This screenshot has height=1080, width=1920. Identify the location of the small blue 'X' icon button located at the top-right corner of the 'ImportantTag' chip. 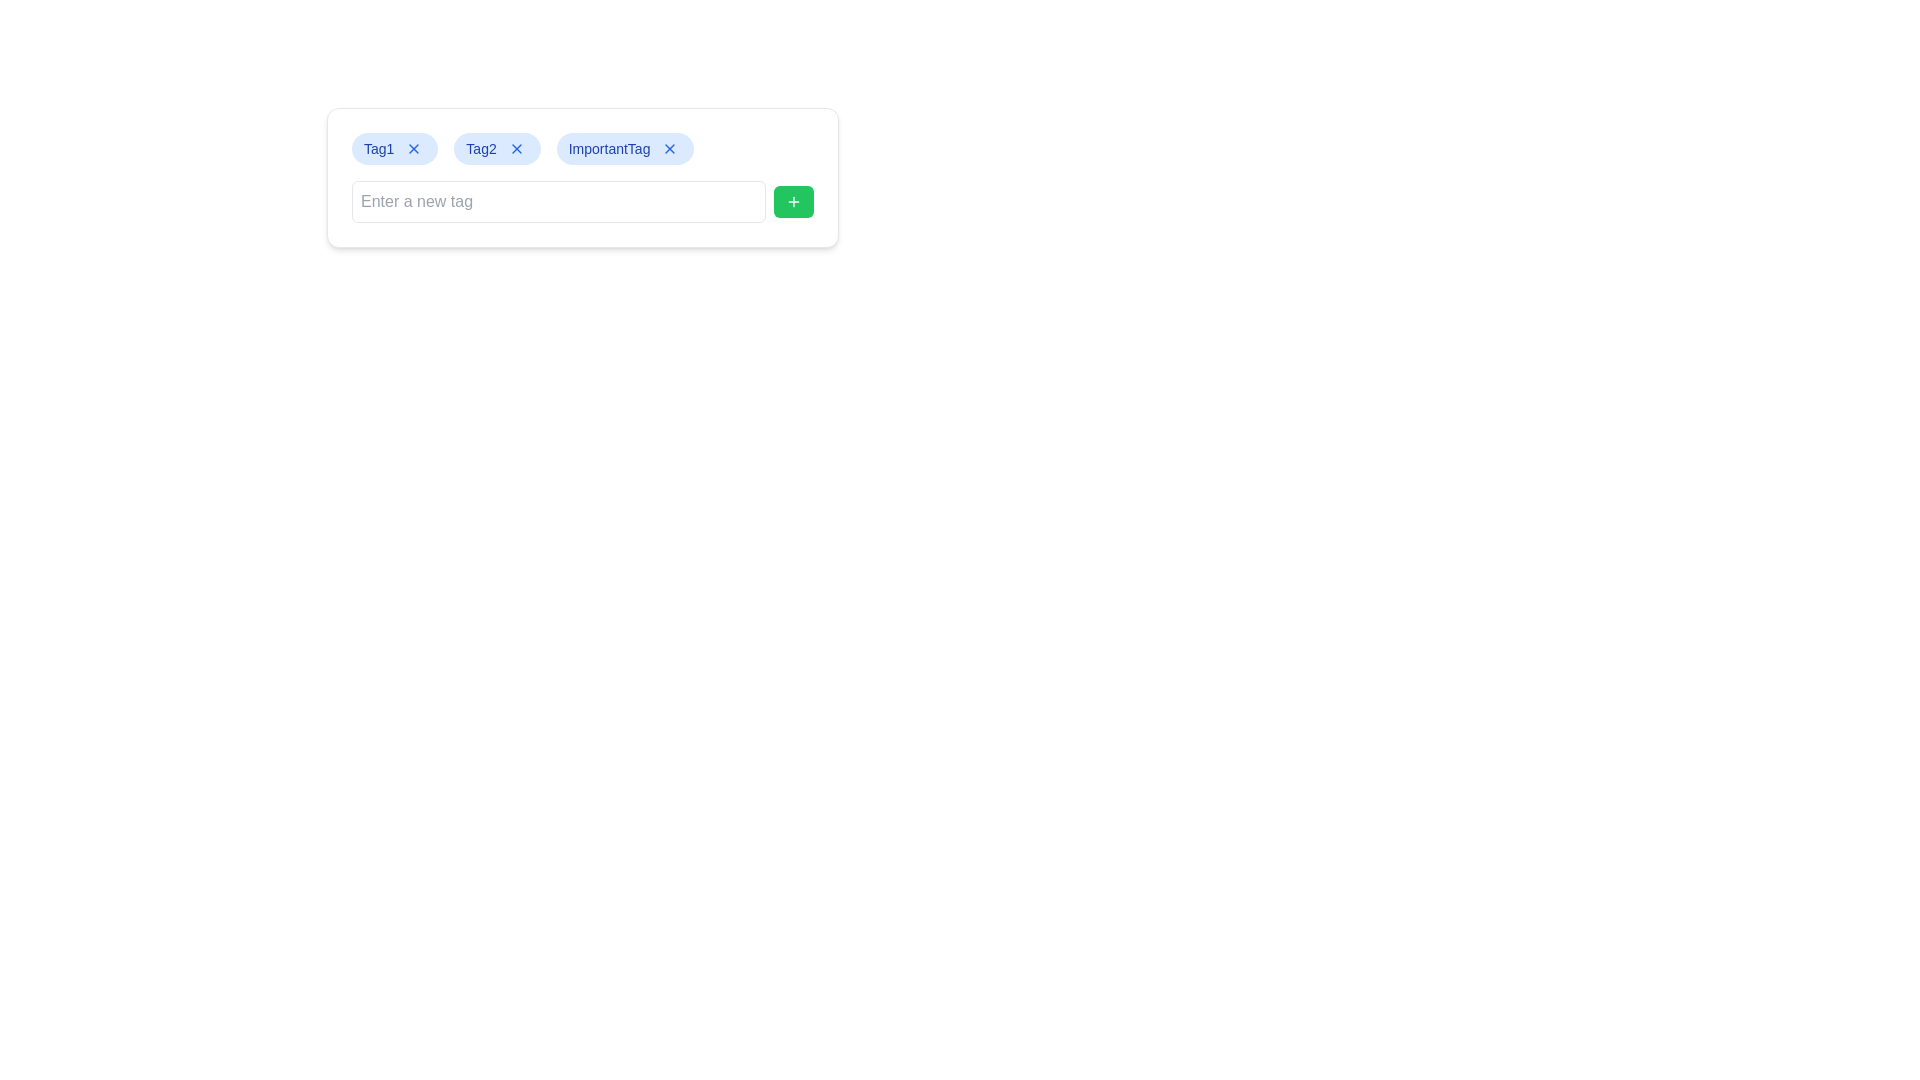
(670, 148).